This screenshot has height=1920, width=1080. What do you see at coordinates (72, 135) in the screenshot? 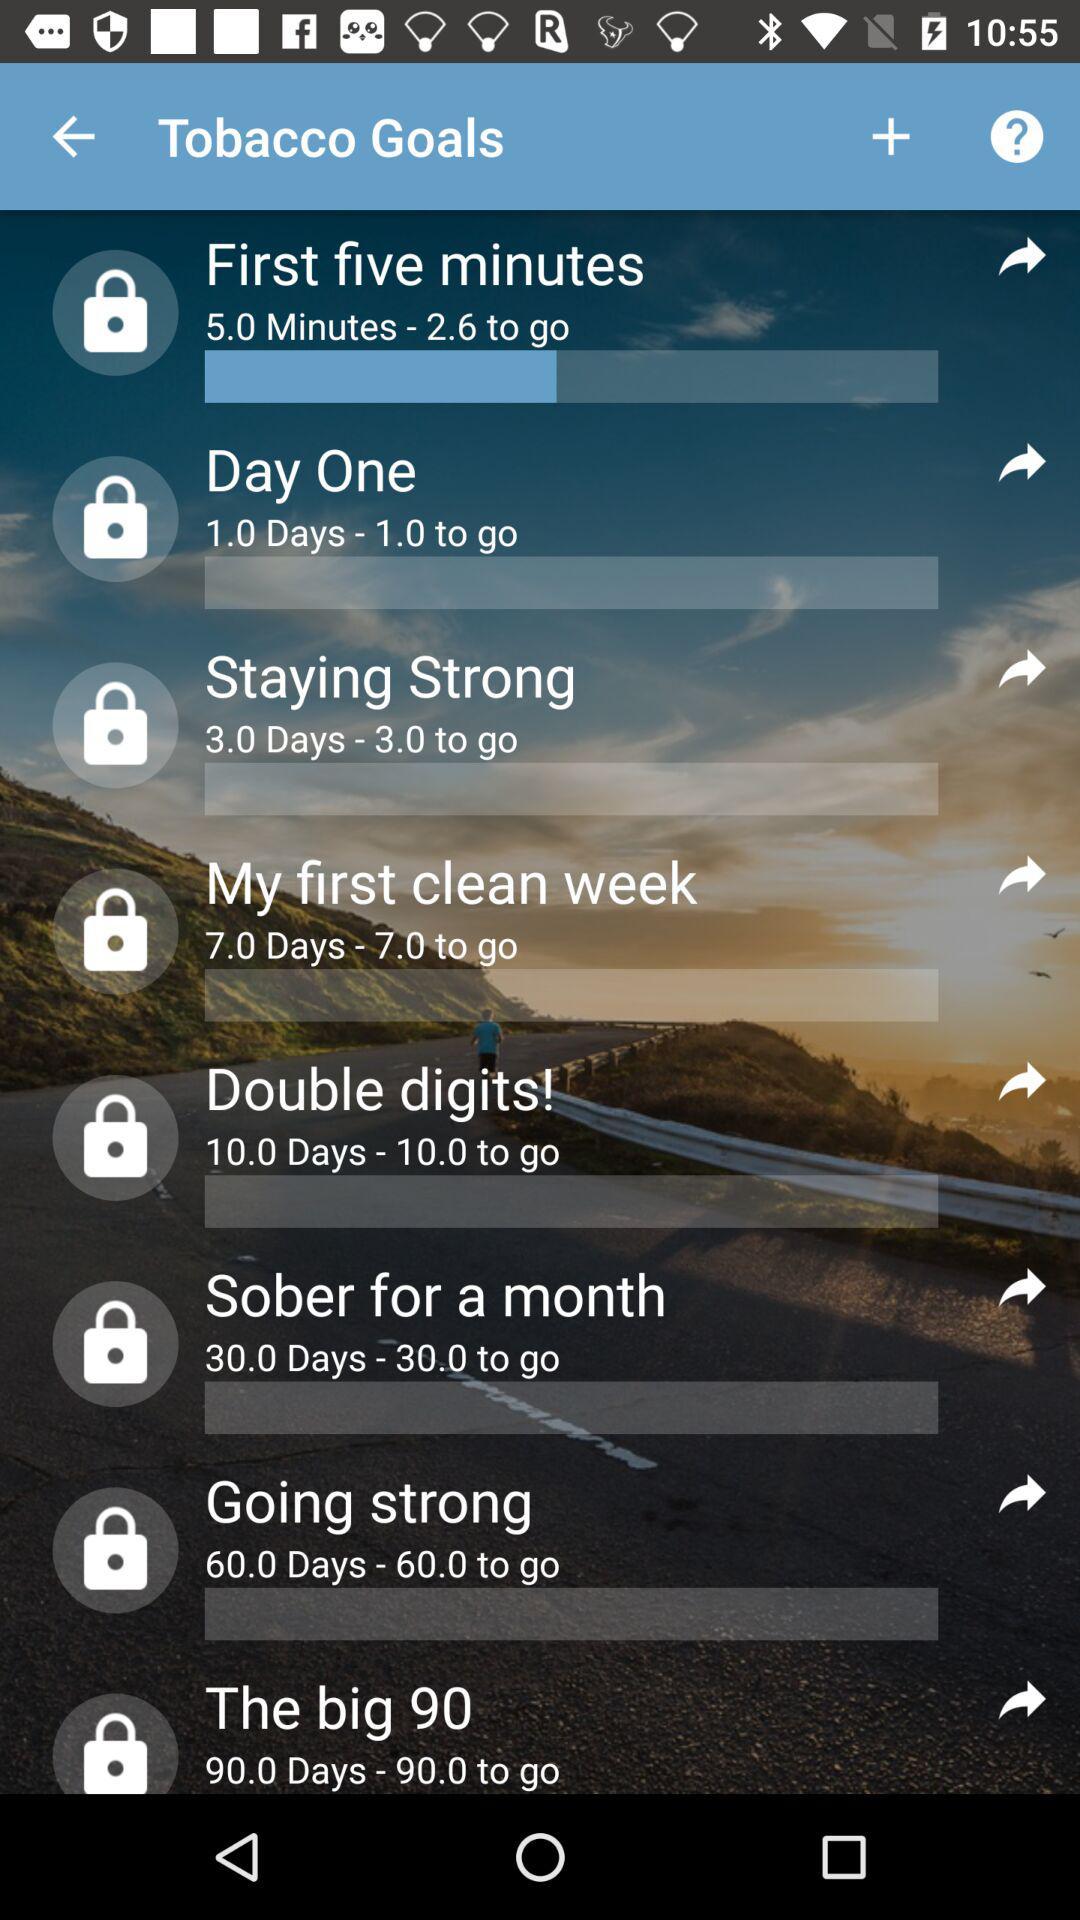
I see `the item next to the tobacco goals item` at bounding box center [72, 135].